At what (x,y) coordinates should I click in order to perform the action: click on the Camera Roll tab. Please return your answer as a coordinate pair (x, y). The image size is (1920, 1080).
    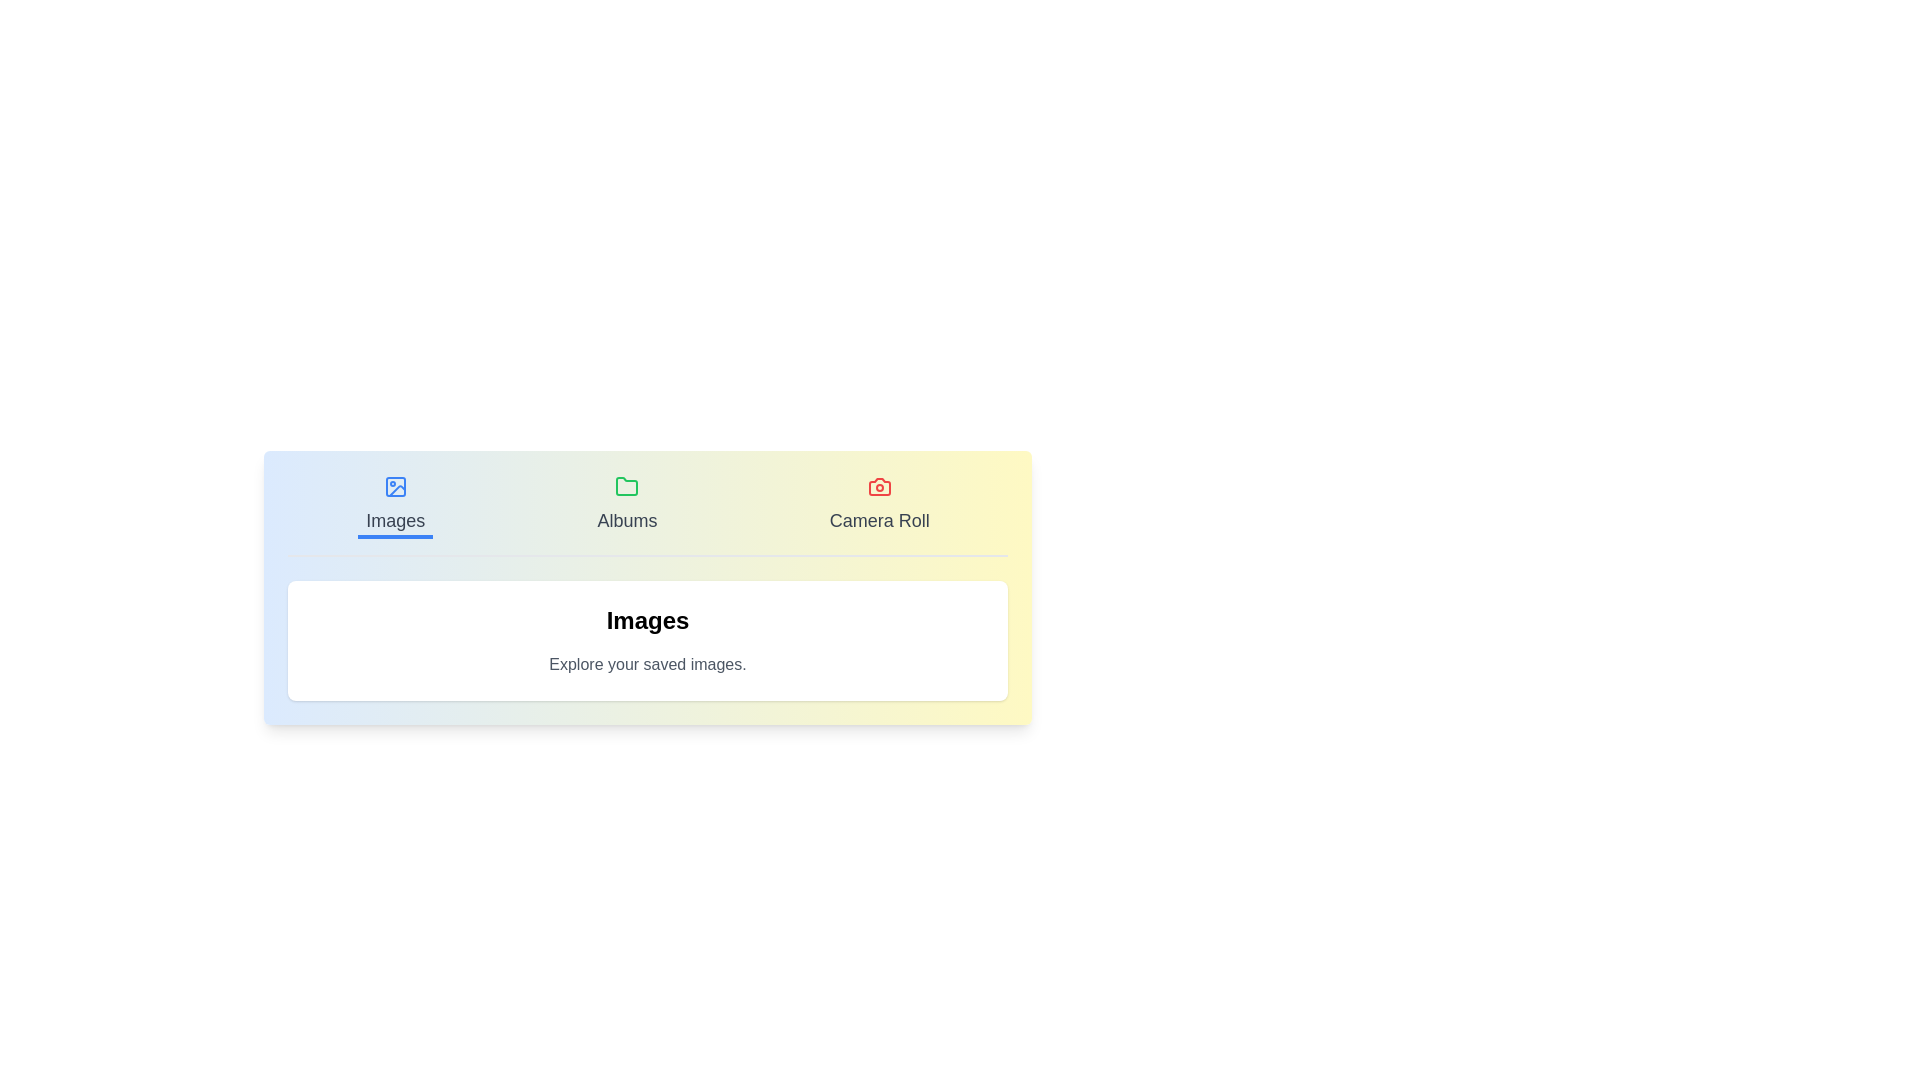
    Looking at the image, I should click on (878, 505).